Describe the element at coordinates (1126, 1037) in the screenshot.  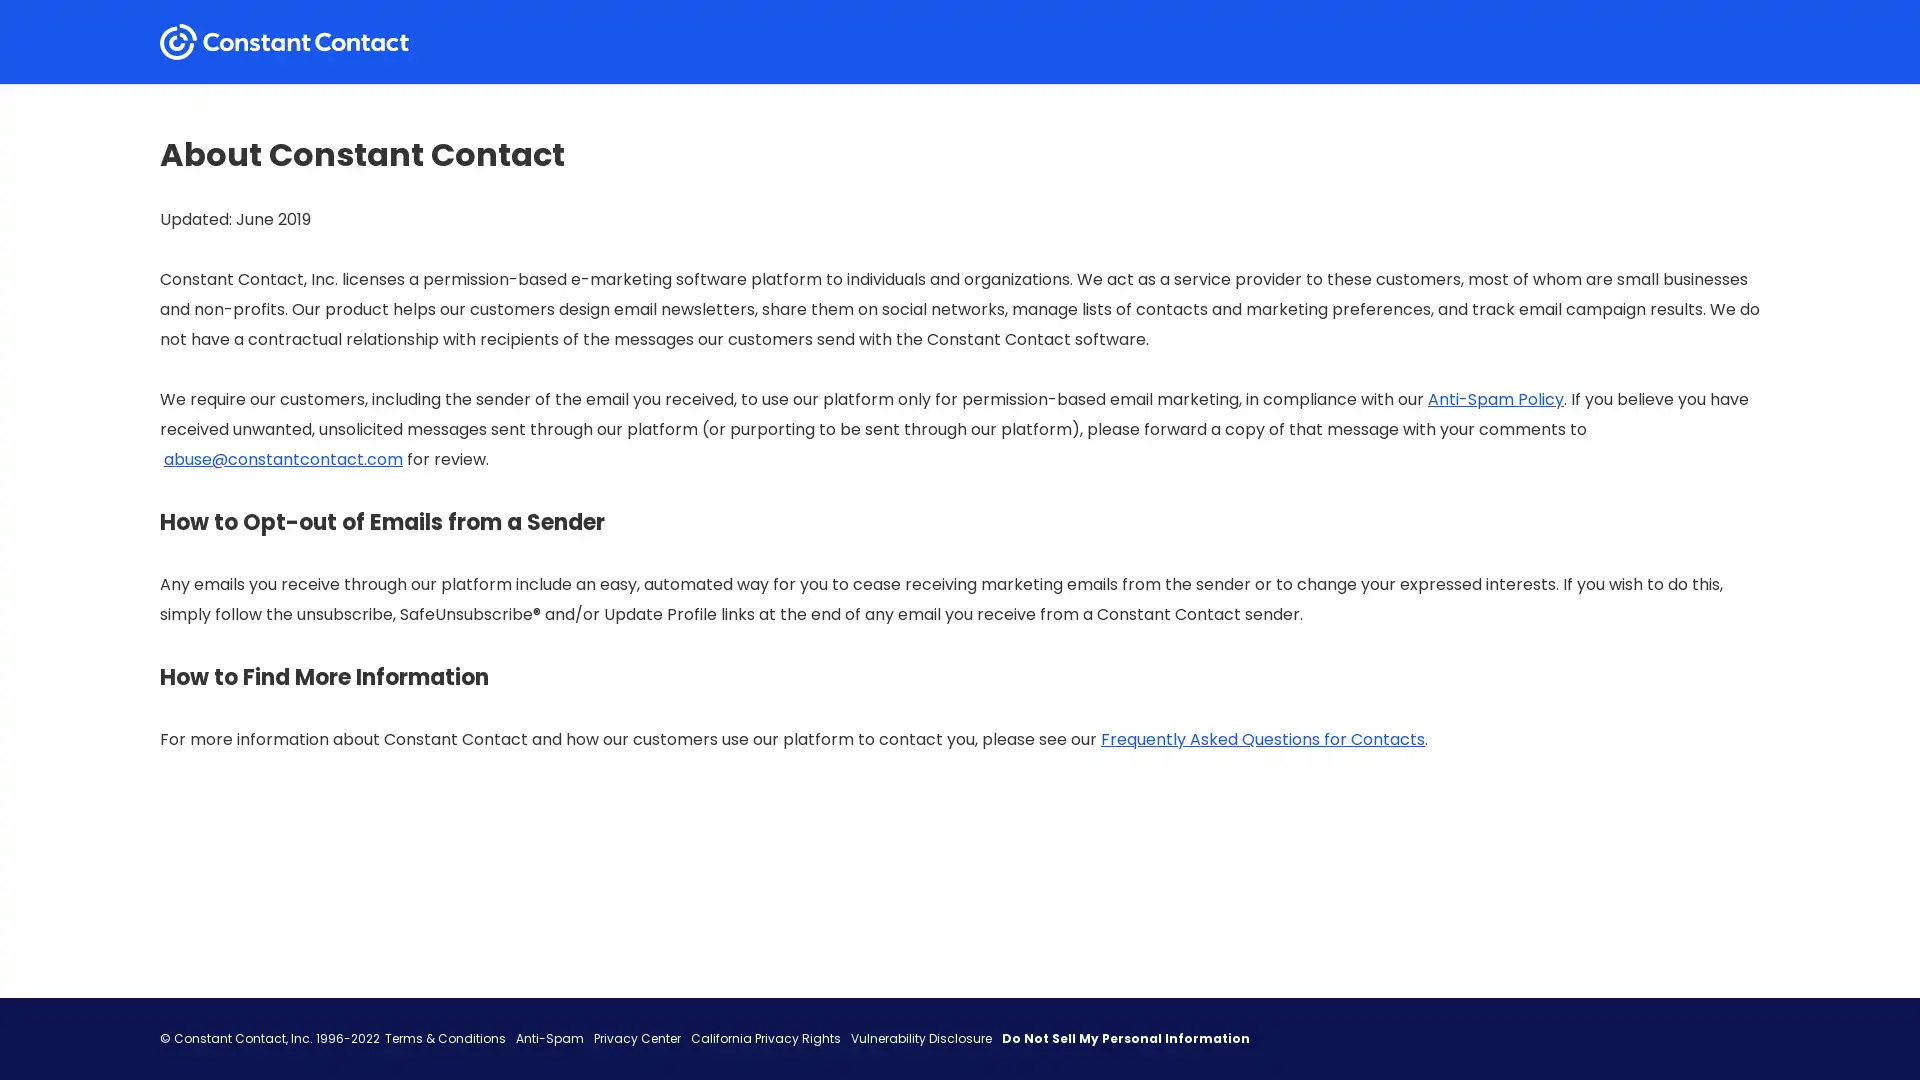
I see `Do Not Sell My Personal Information` at that location.